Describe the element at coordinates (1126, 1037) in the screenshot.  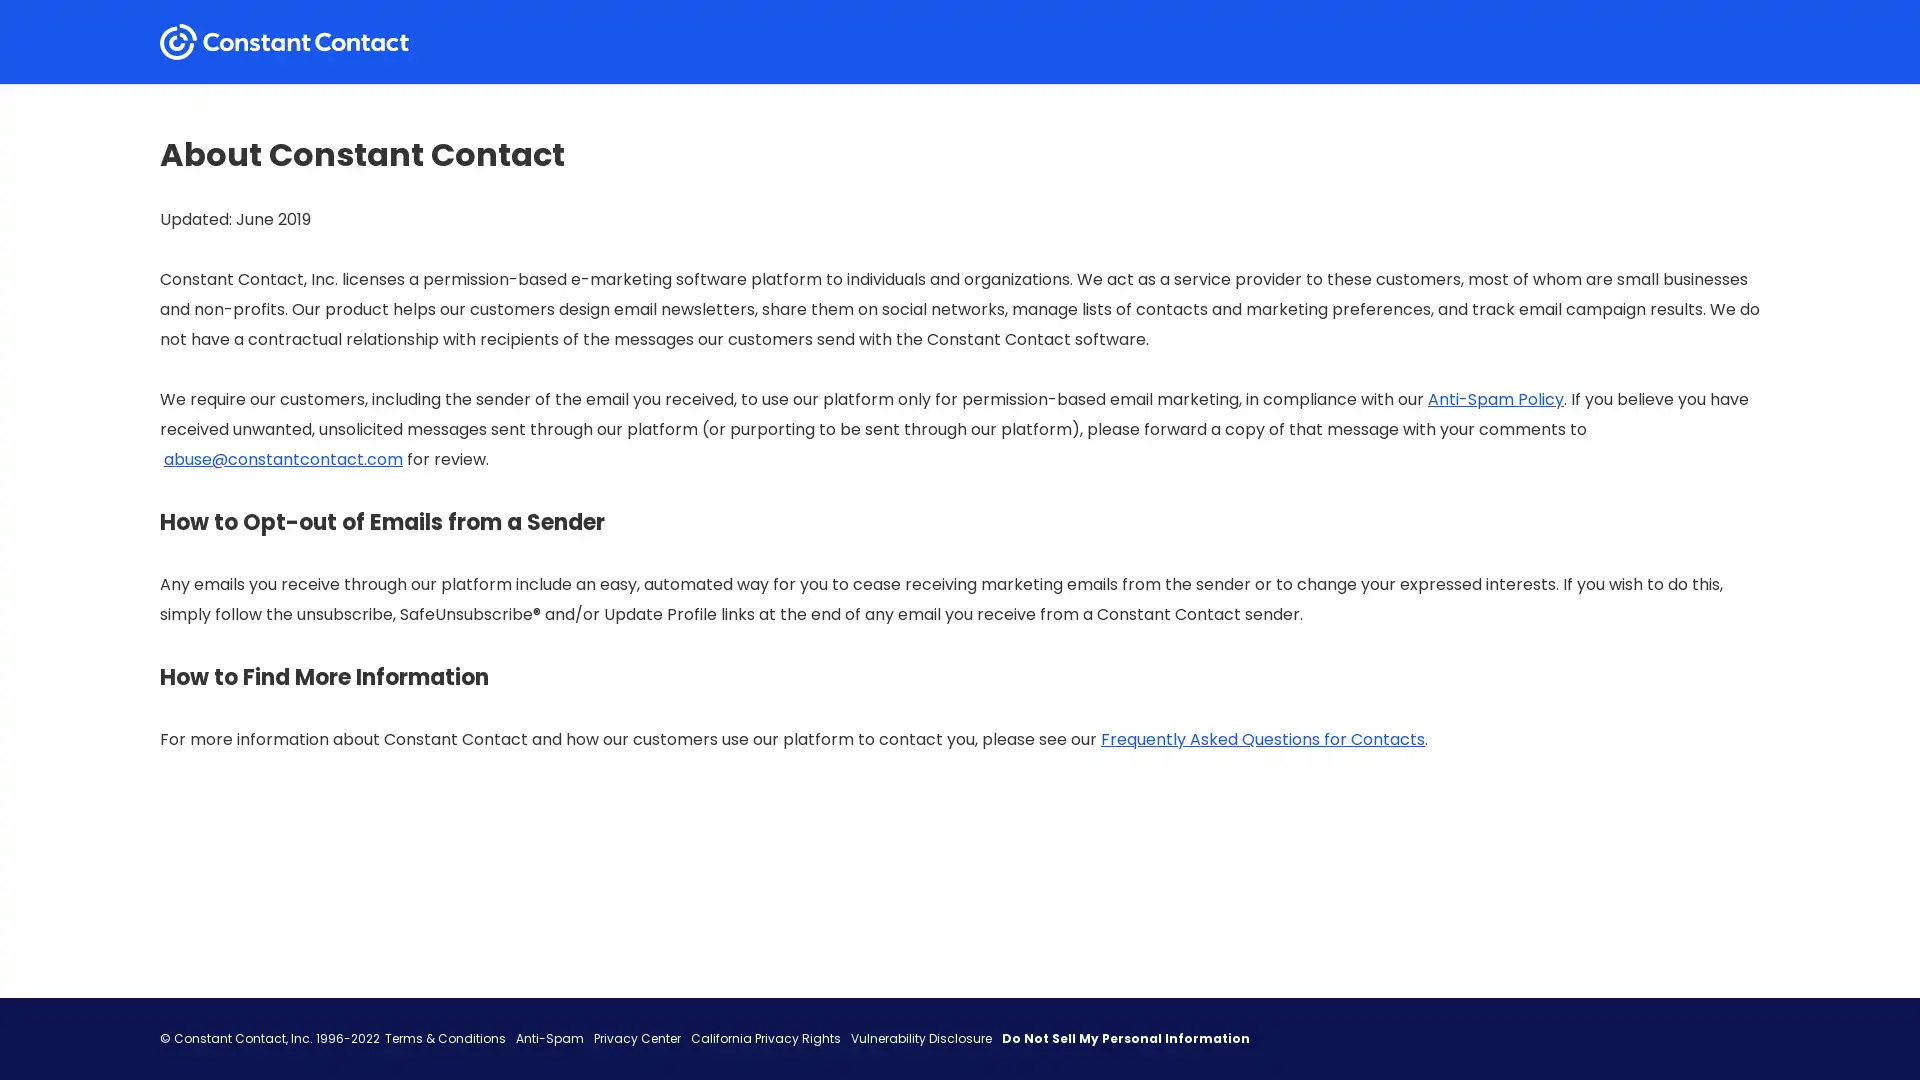
I see `Do Not Sell My Personal Information` at that location.